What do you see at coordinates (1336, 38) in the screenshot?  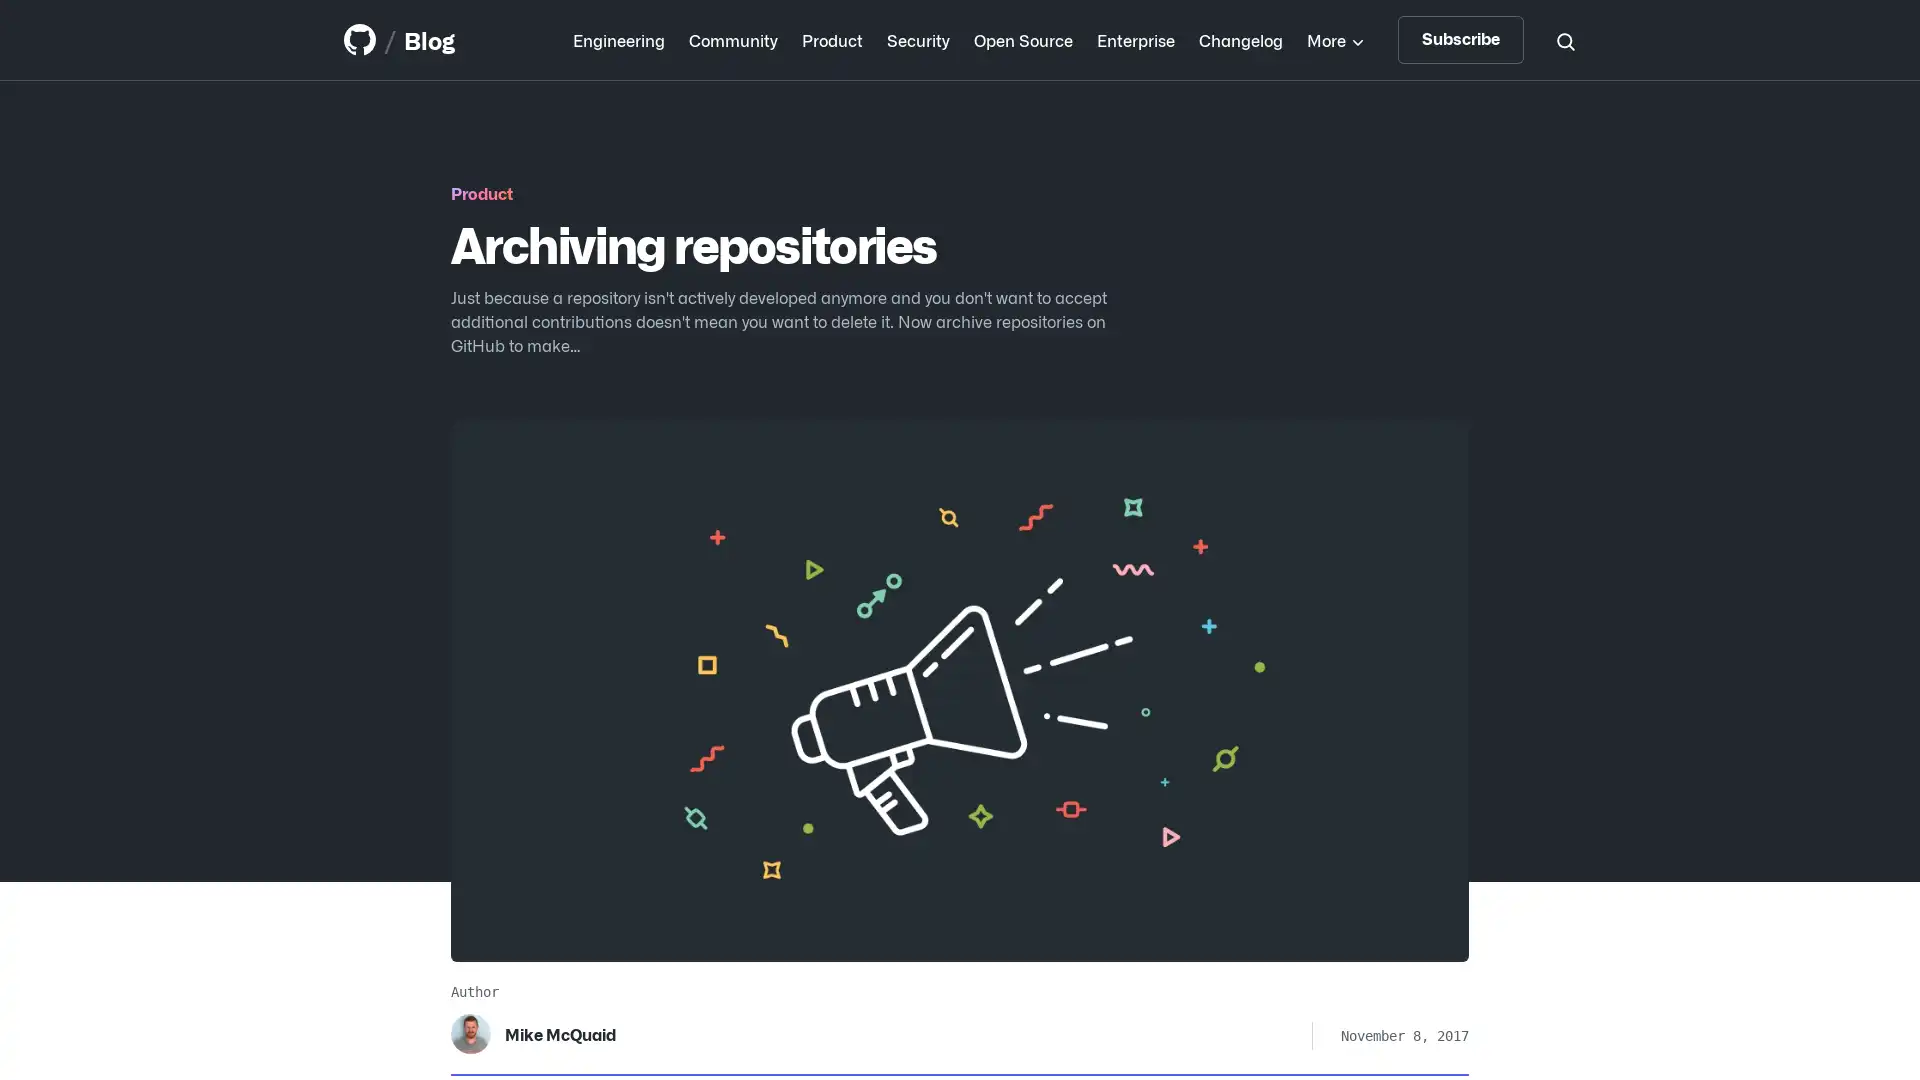 I see `More` at bounding box center [1336, 38].